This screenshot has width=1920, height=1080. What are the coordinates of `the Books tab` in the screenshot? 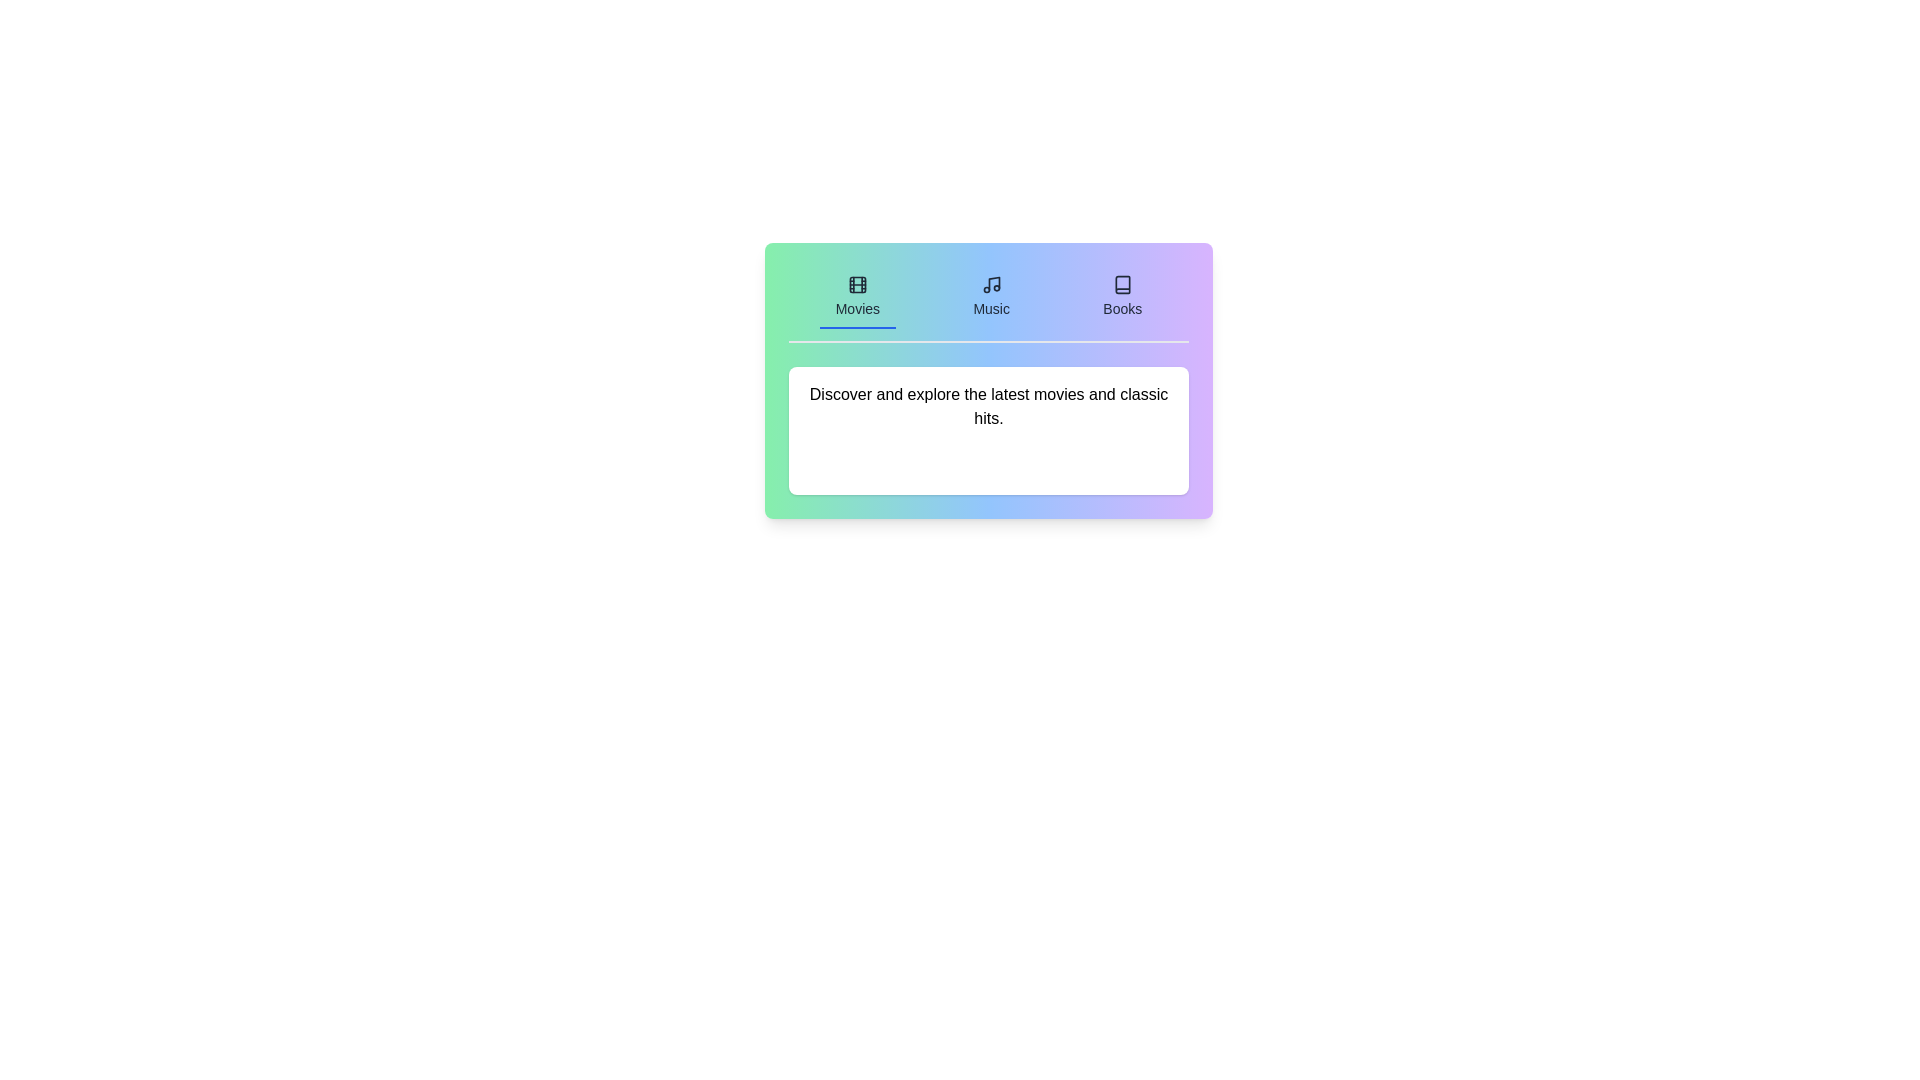 It's located at (1122, 297).